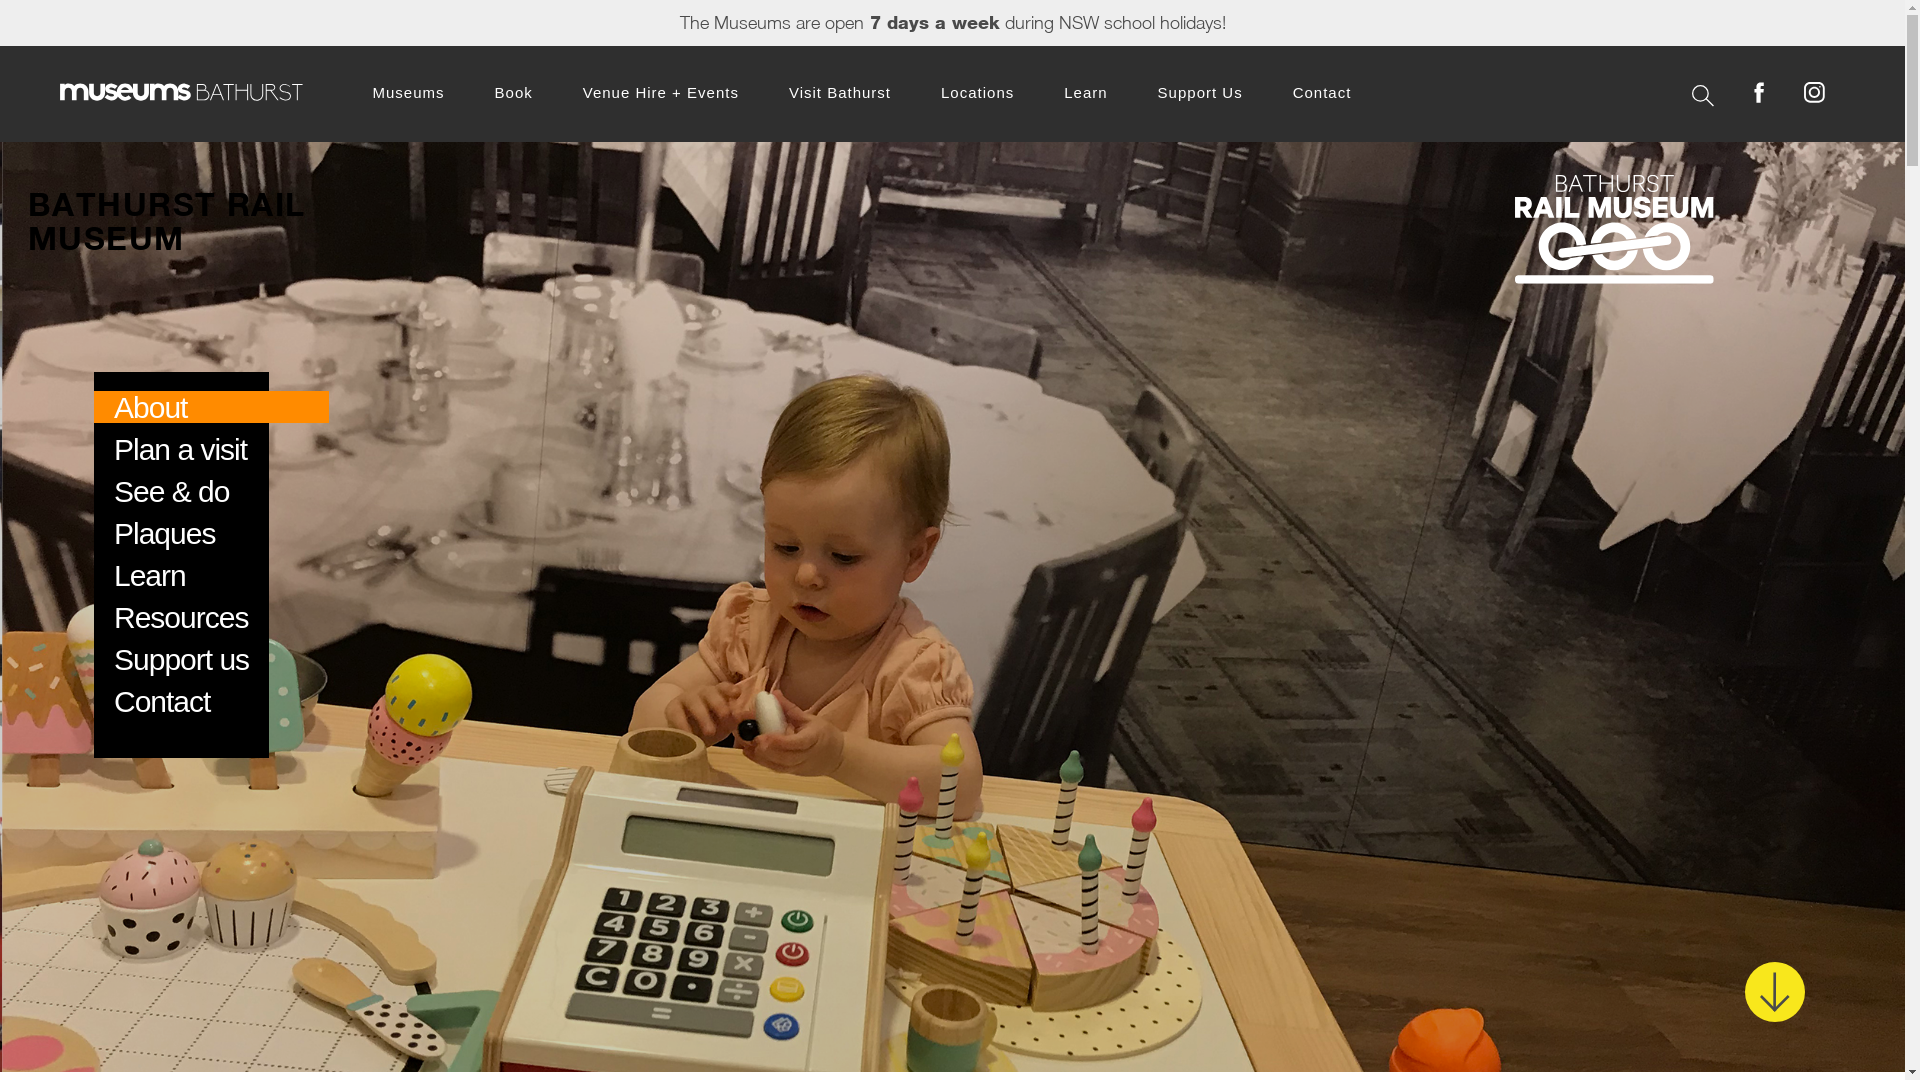 Image resolution: width=1920 pixels, height=1080 pixels. Describe the element at coordinates (181, 659) in the screenshot. I see `'Support us'` at that location.